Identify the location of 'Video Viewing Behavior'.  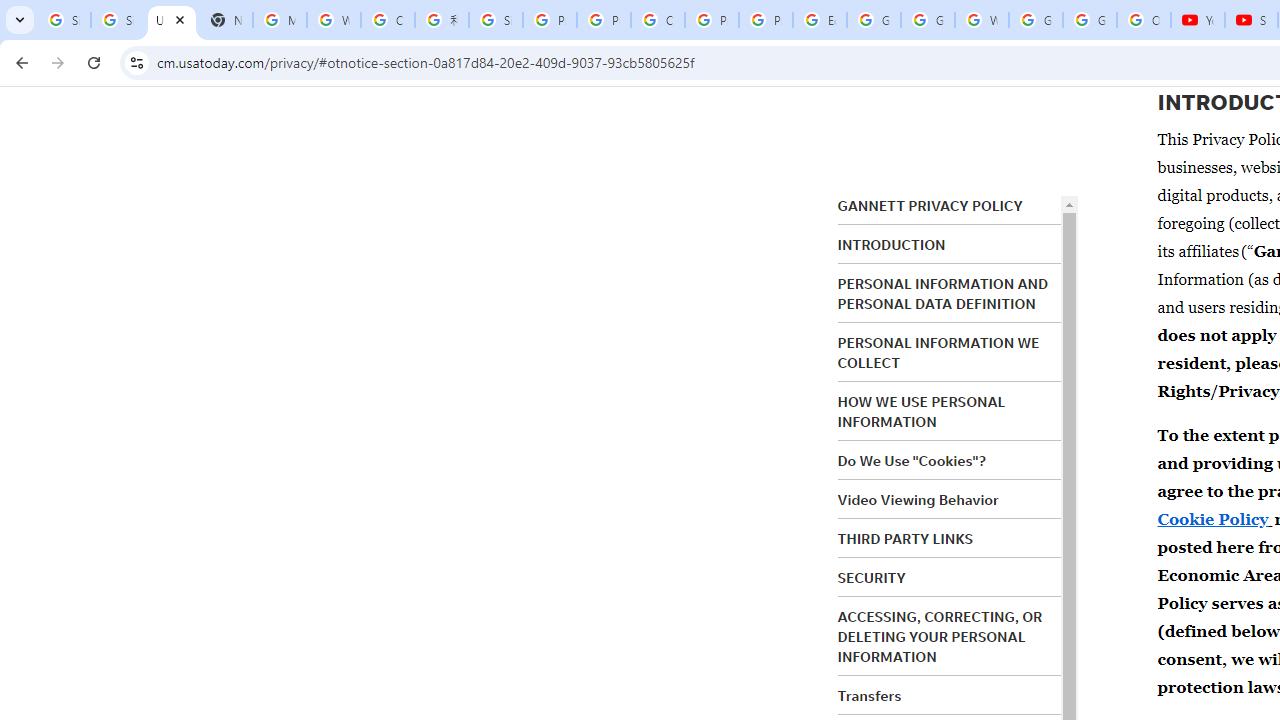
(916, 499).